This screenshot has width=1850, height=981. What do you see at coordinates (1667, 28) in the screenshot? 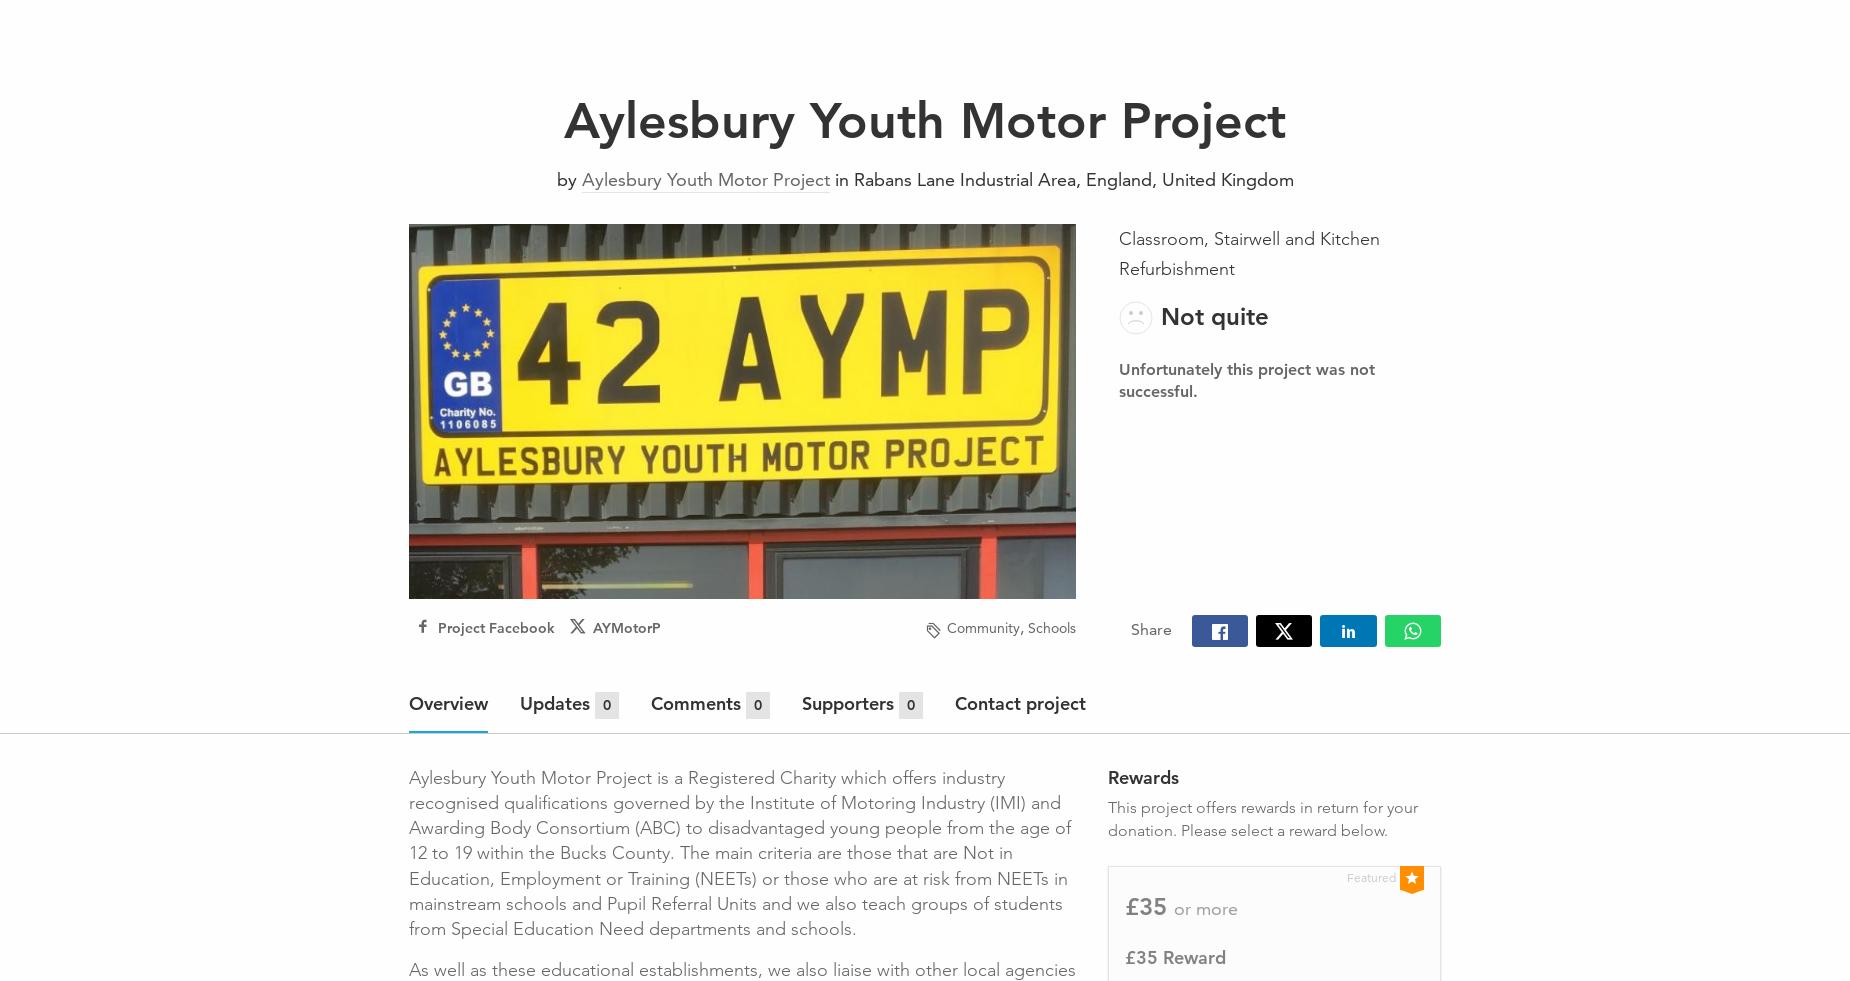
I see `'Start crowdfunding'` at bounding box center [1667, 28].